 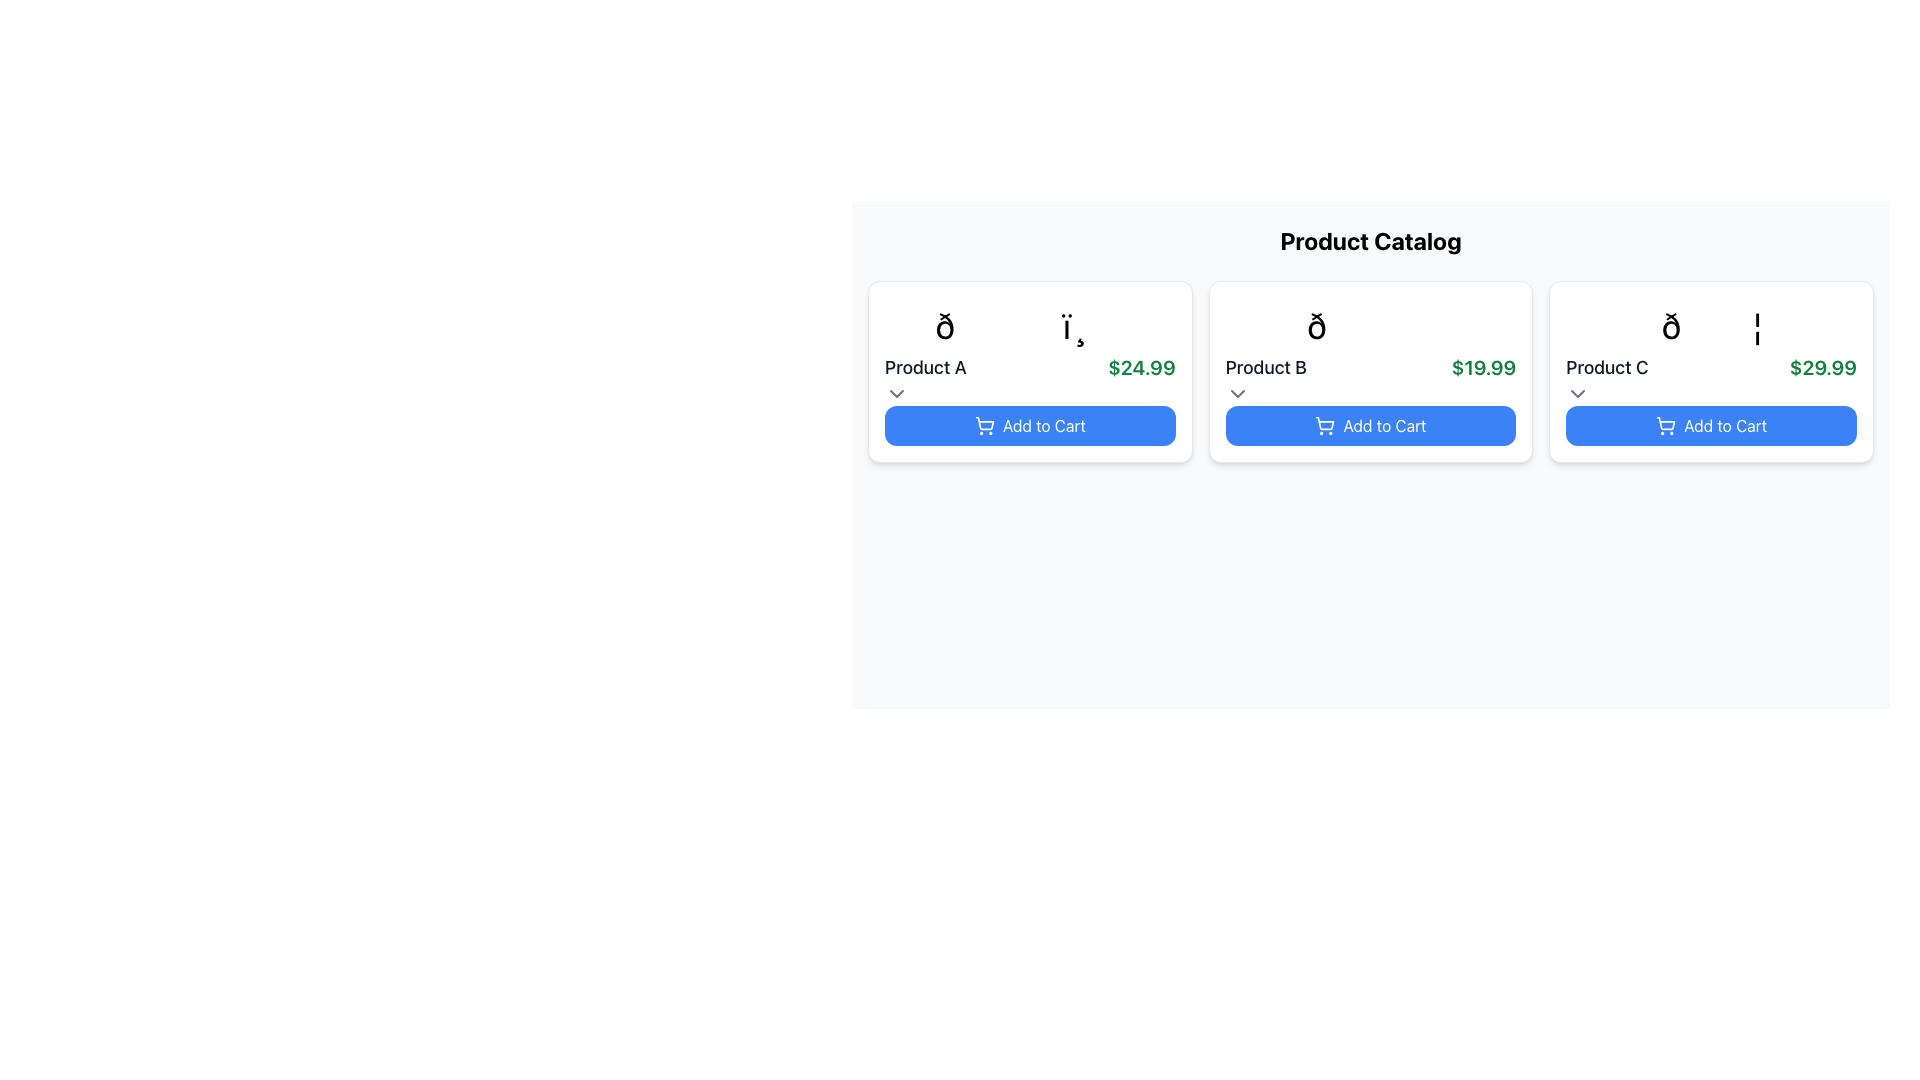 What do you see at coordinates (1236, 393) in the screenshot?
I see `the dropdown toggle icon located in the second card of the Product Catalog, below 'Product B' and above the 'Add to Cart' button` at bounding box center [1236, 393].